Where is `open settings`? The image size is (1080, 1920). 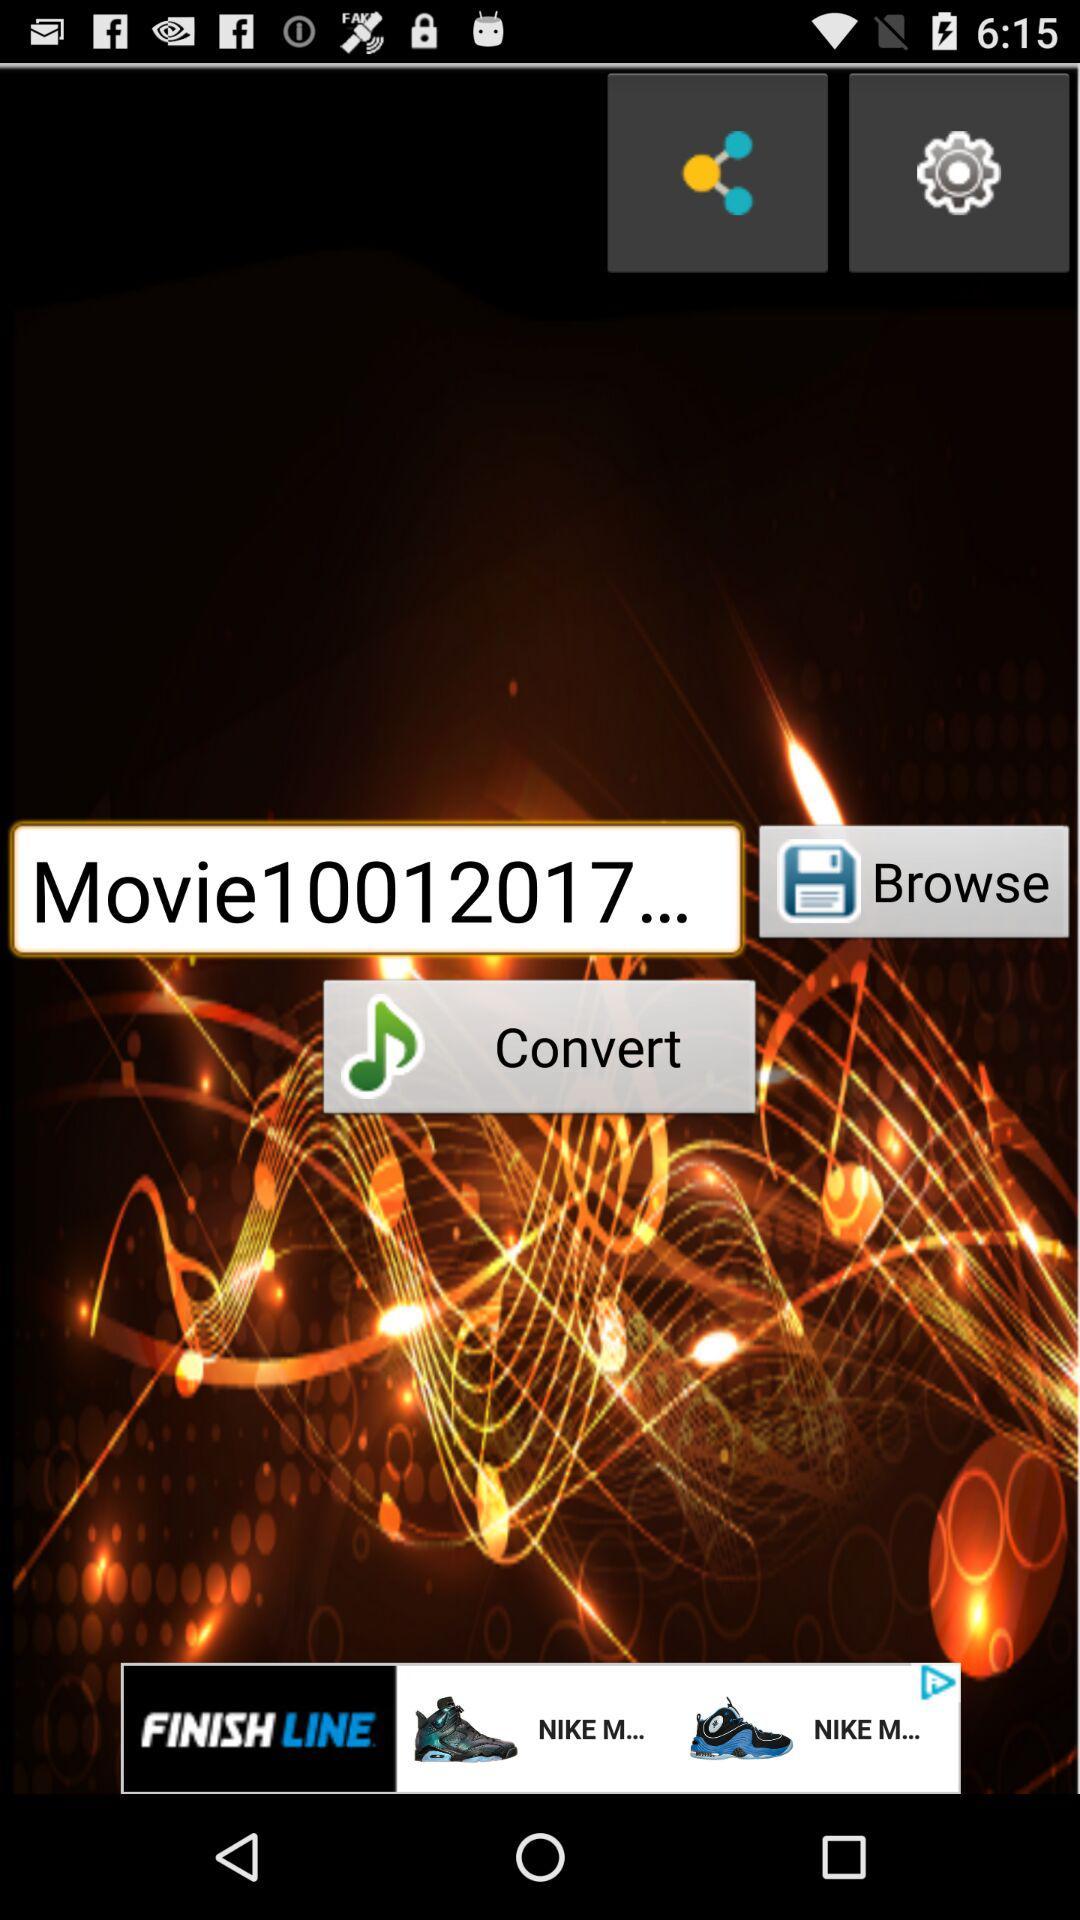
open settings is located at coordinates (958, 173).